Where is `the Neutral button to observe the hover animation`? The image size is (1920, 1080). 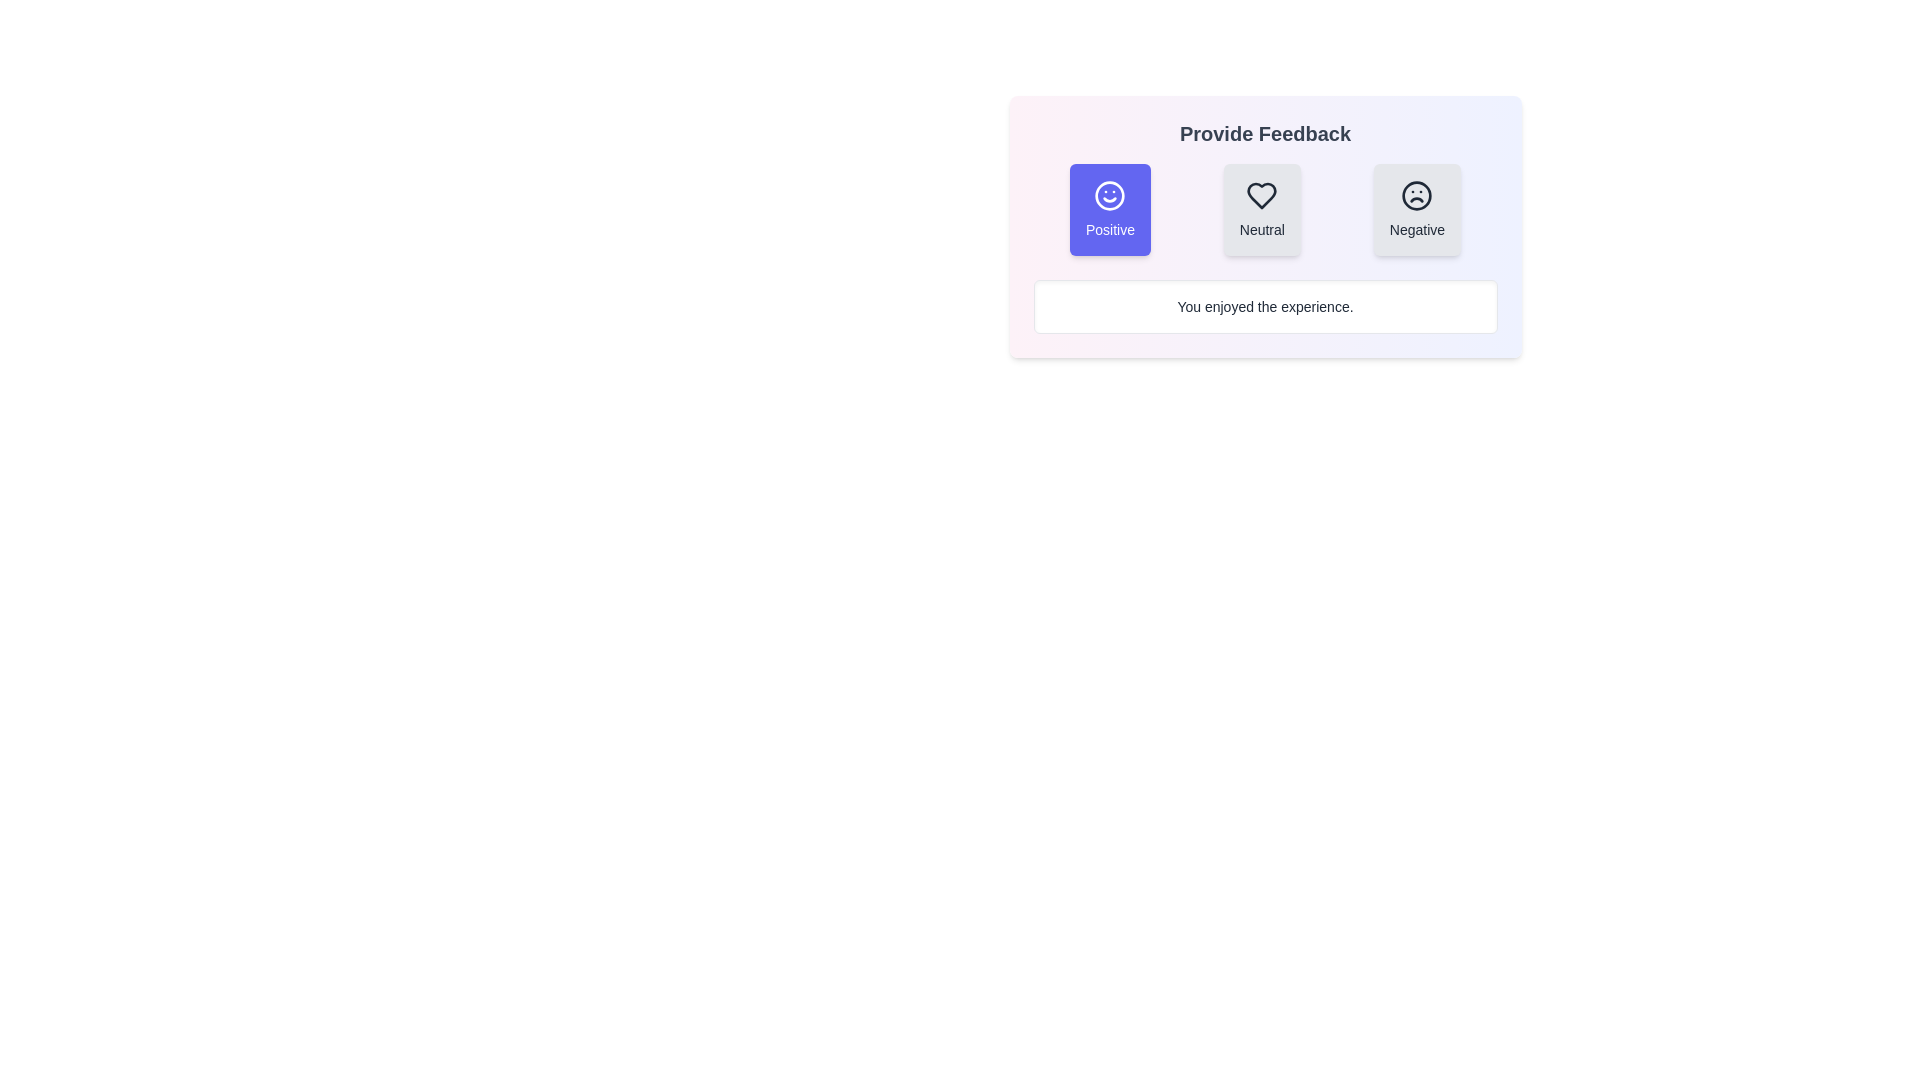 the Neutral button to observe the hover animation is located at coordinates (1261, 209).